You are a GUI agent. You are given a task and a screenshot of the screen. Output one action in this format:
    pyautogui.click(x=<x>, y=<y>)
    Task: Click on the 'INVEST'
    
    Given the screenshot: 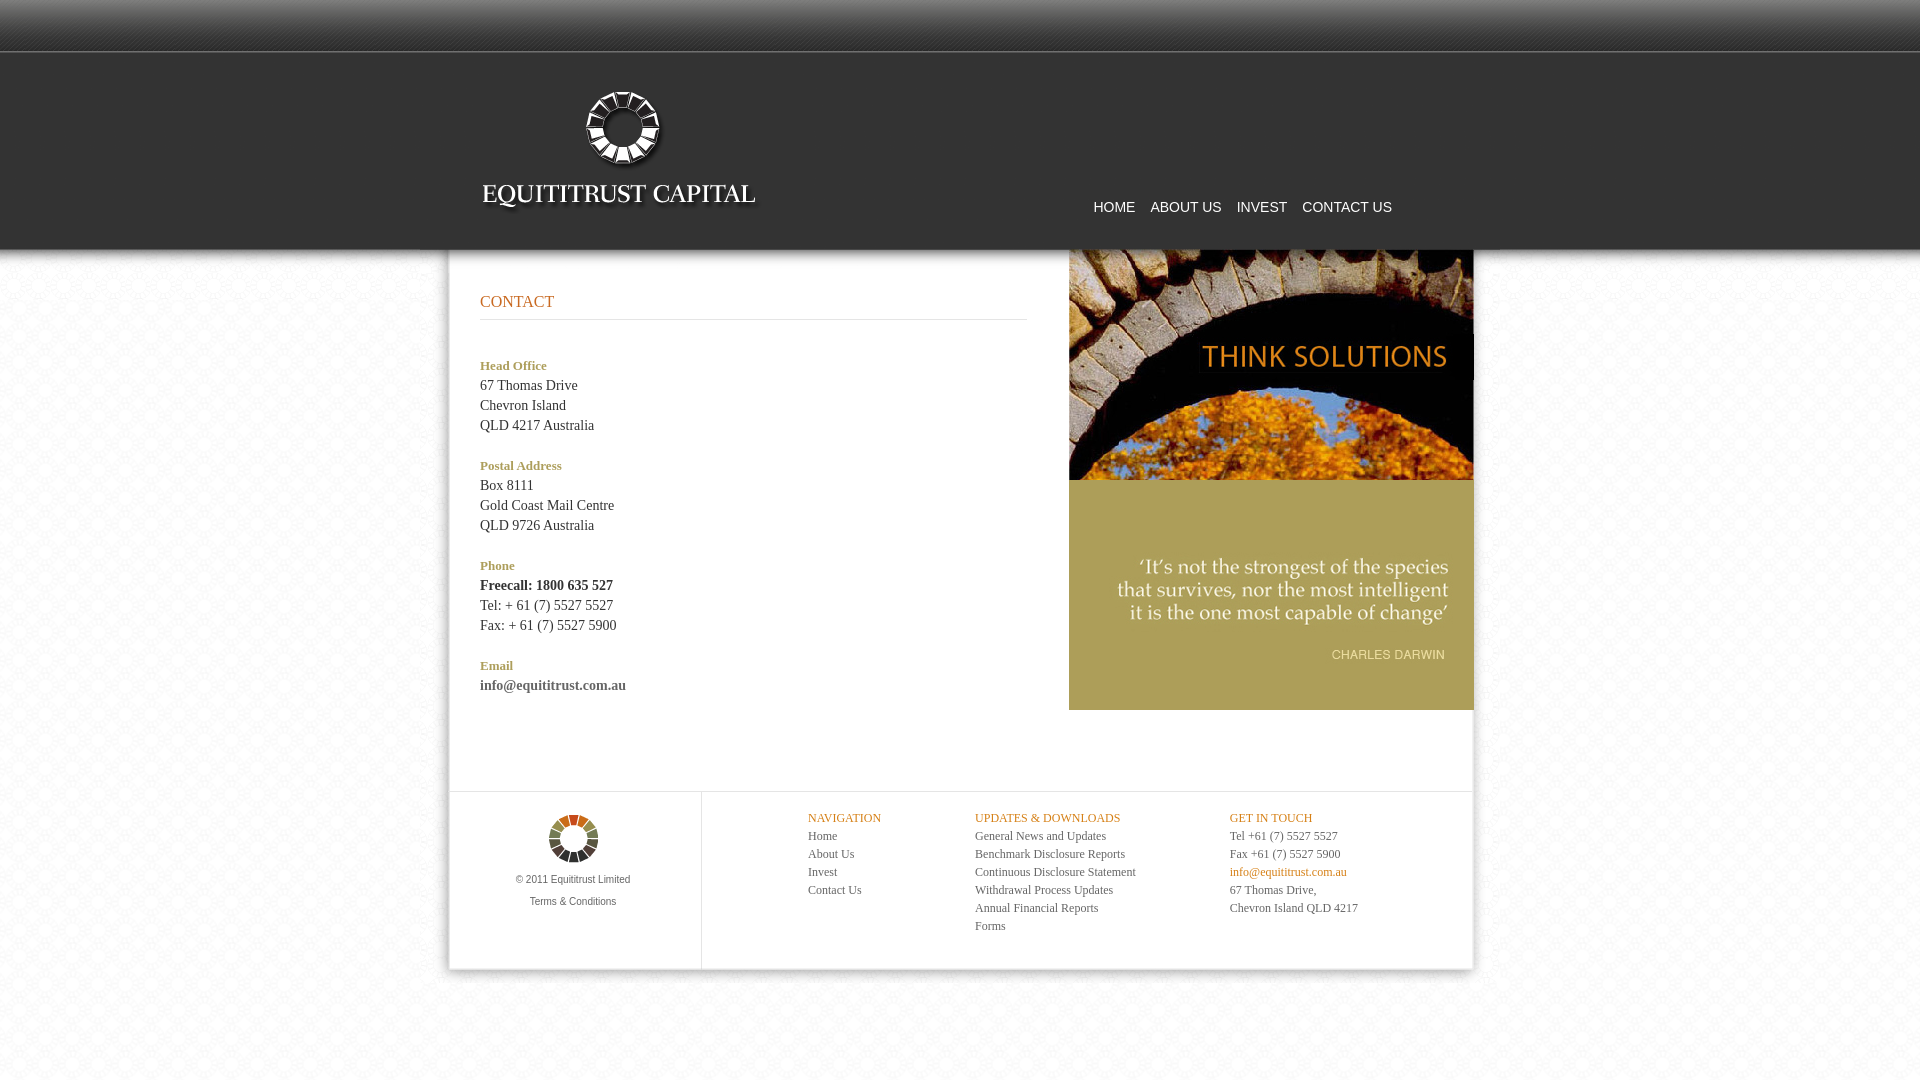 What is the action you would take?
    pyautogui.click(x=1261, y=207)
    